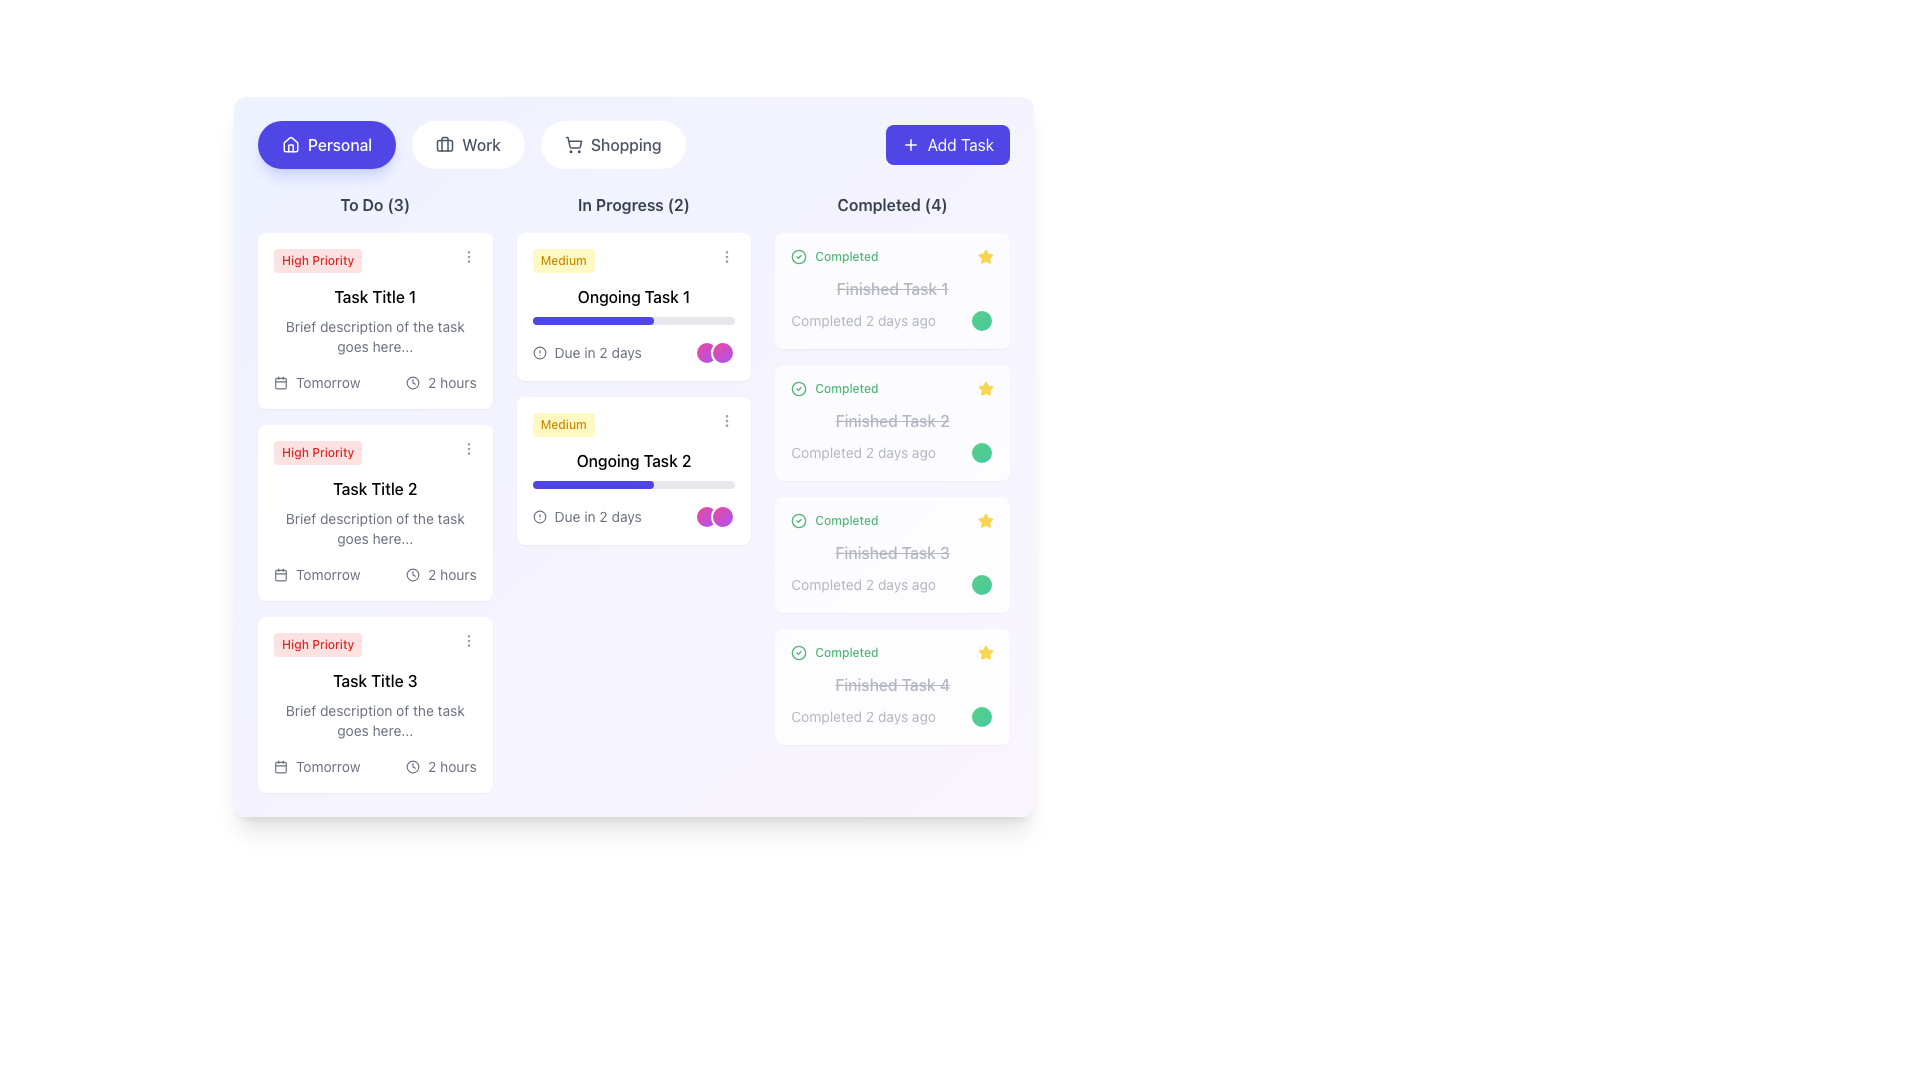 The width and height of the screenshot is (1920, 1080). What do you see at coordinates (375, 489) in the screenshot?
I see `the static text label that serves as the title for the second task card in the 'To Do' section under the 'Personal' category` at bounding box center [375, 489].